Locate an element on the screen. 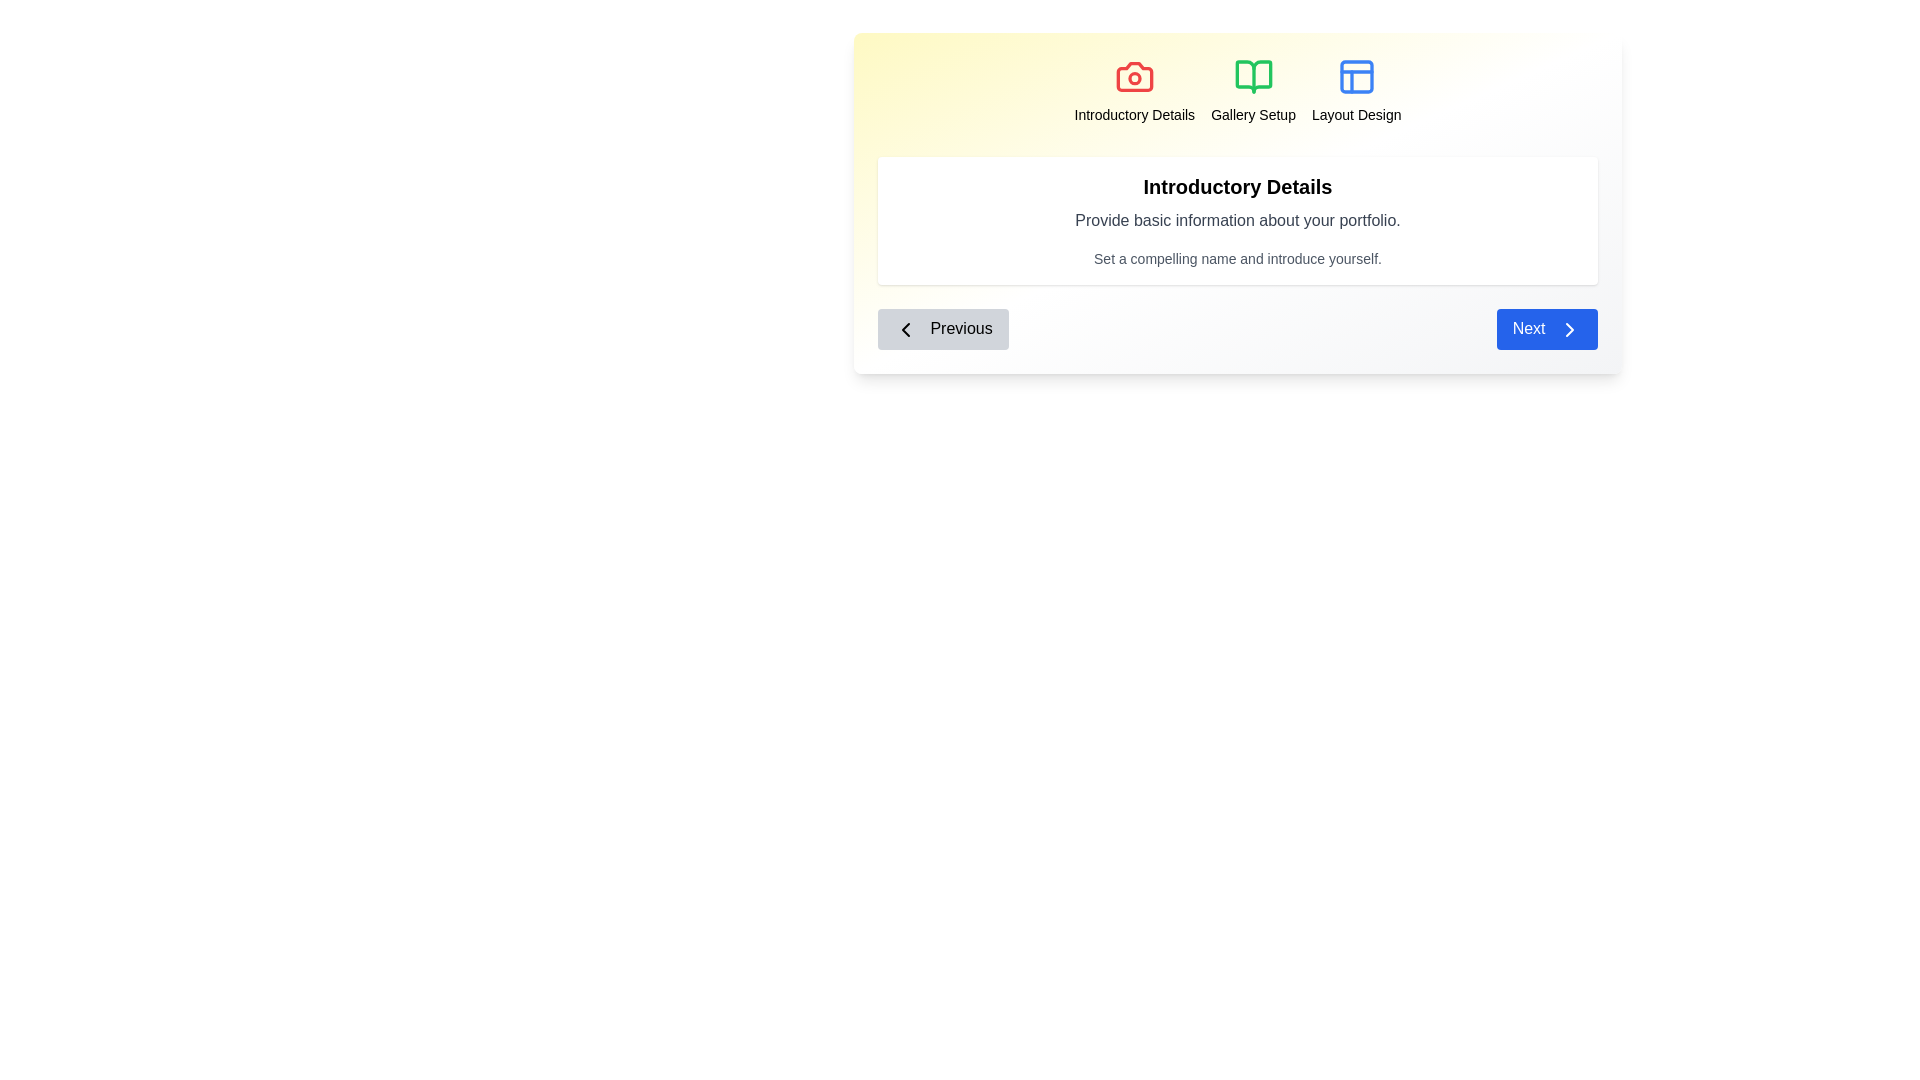 The width and height of the screenshot is (1920, 1080). the 'Previous' button's icon that visually signifies navigating to the previous step, located at the bottom-left corner of the visible card interface is located at coordinates (905, 327).